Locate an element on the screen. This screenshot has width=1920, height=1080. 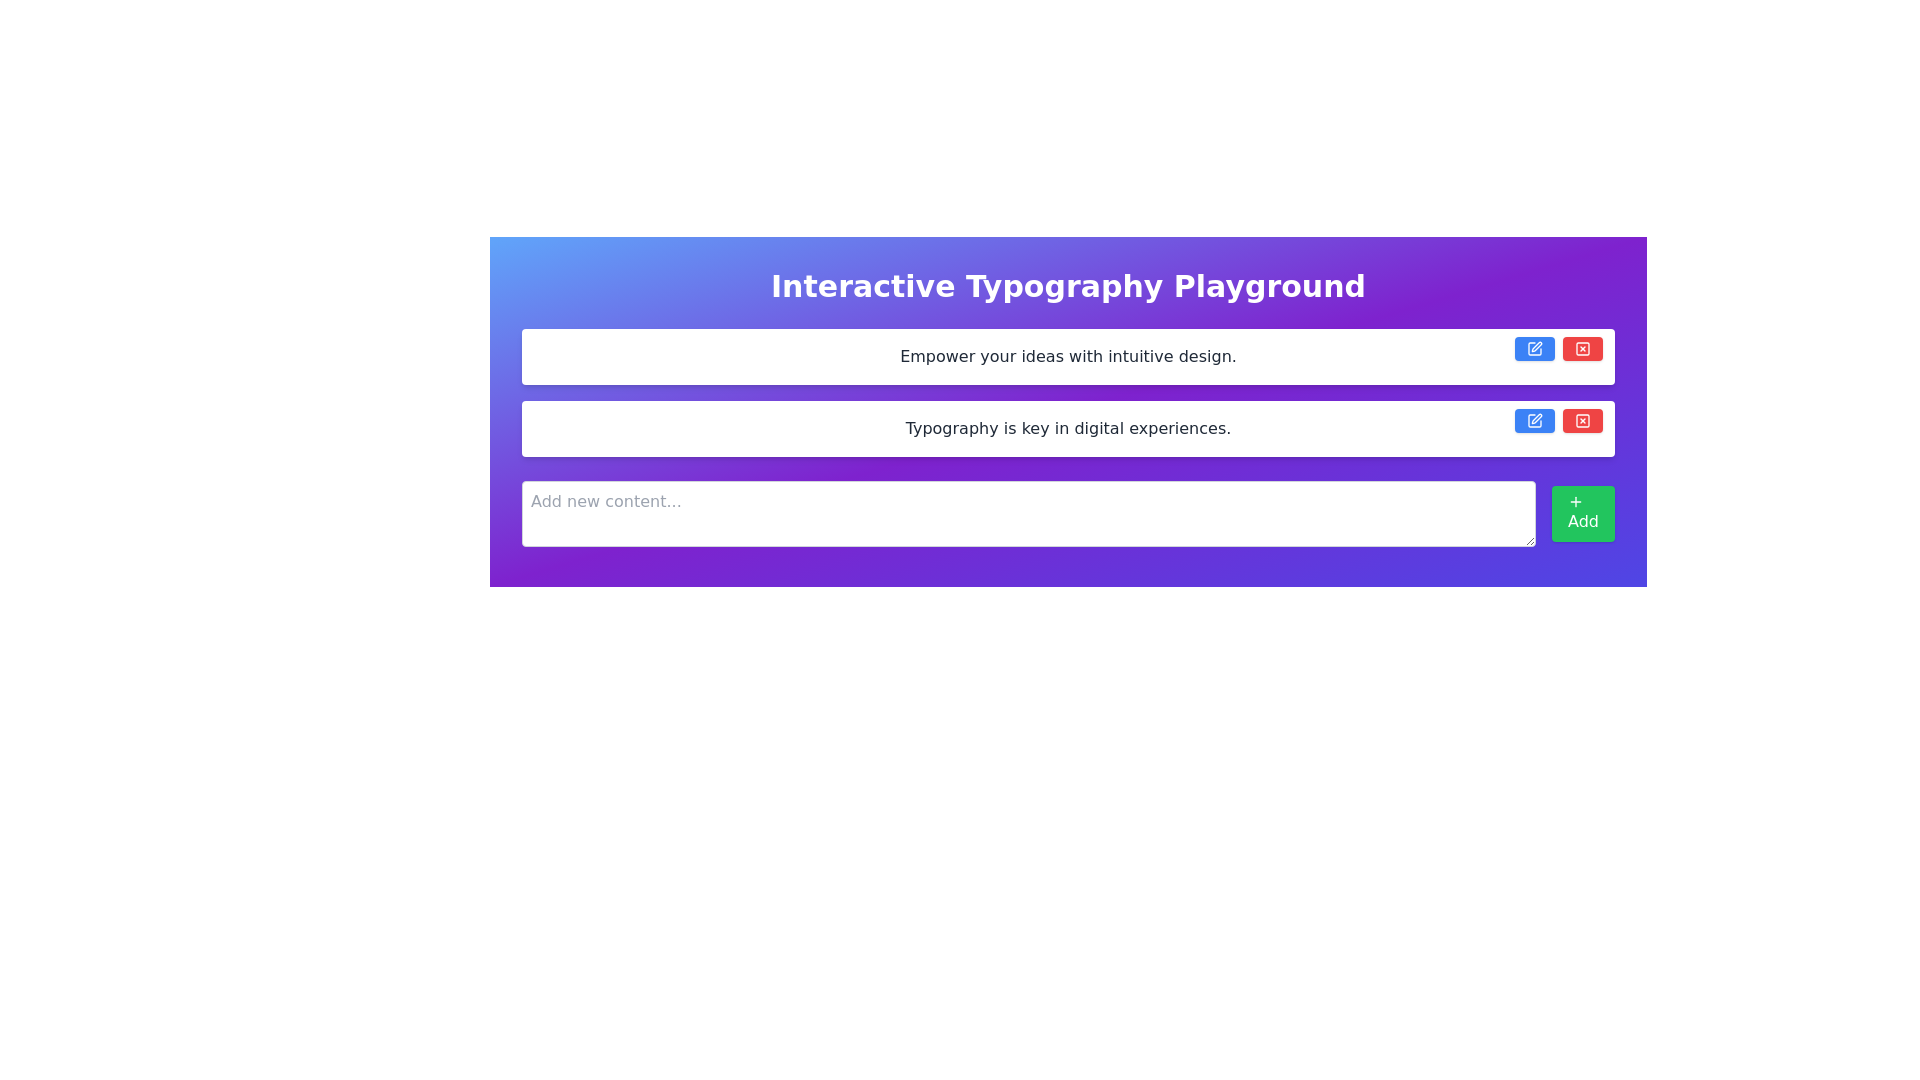
the static text label displaying 'Empower your ideas with intuitive design.' which is located near the top center of the interface within the first white card is located at coordinates (1067, 356).